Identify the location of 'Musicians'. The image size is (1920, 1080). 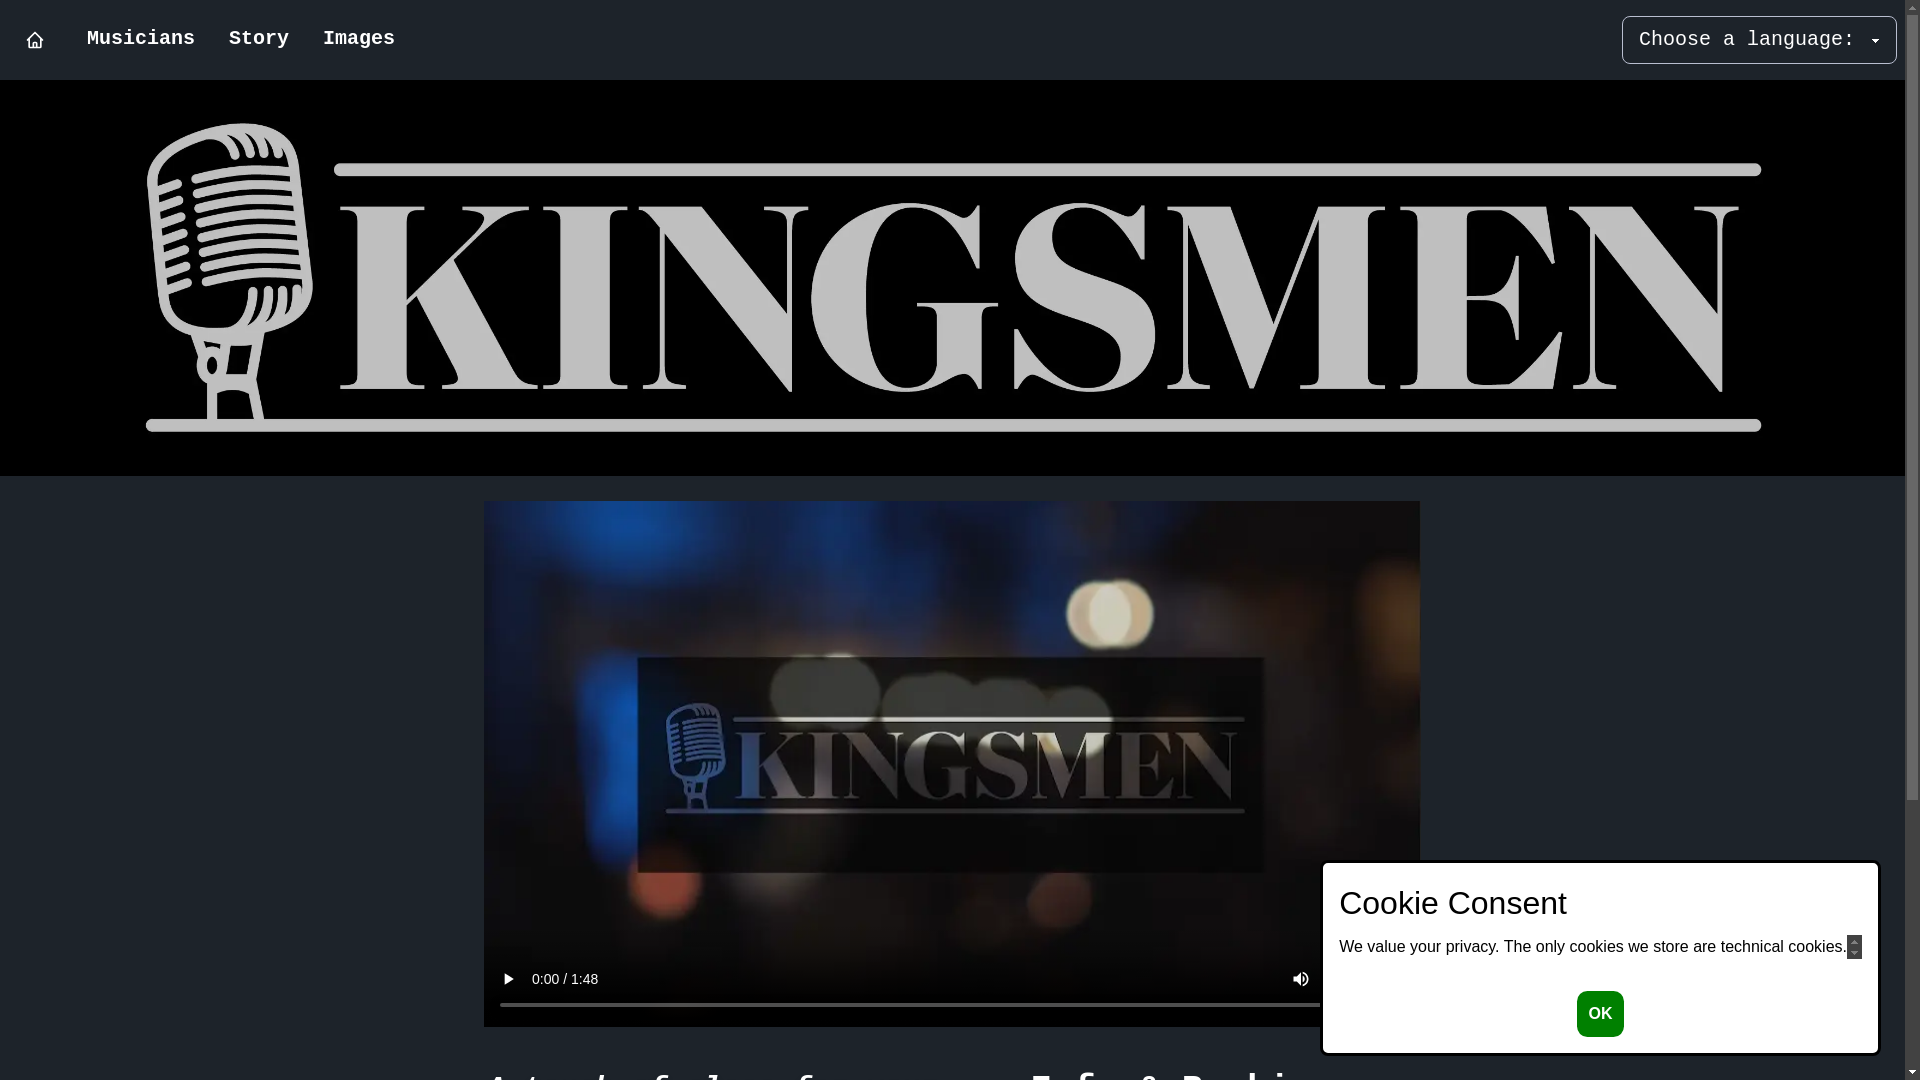
(139, 39).